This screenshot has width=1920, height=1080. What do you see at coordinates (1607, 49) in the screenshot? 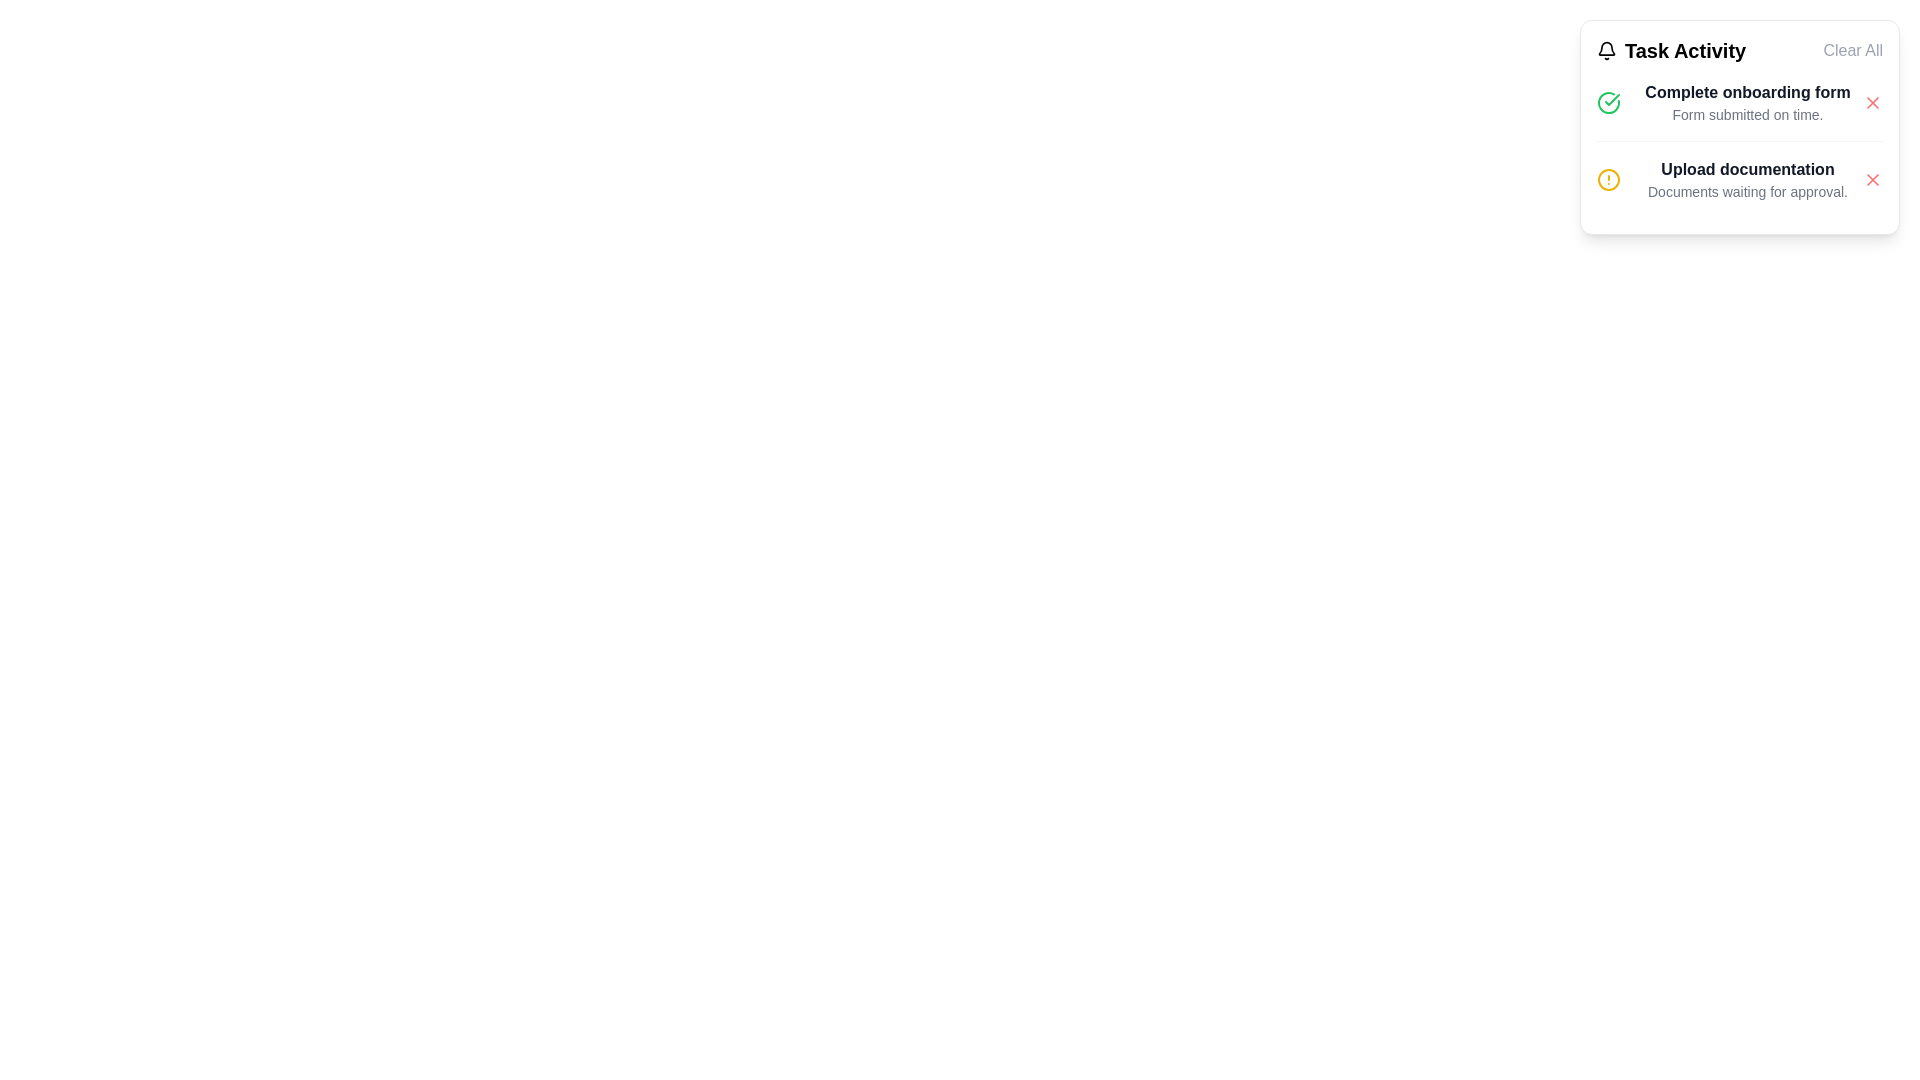
I see `the bell icon representing notifications in the task activity header, located to the left of the 'Task Activity' text` at bounding box center [1607, 49].